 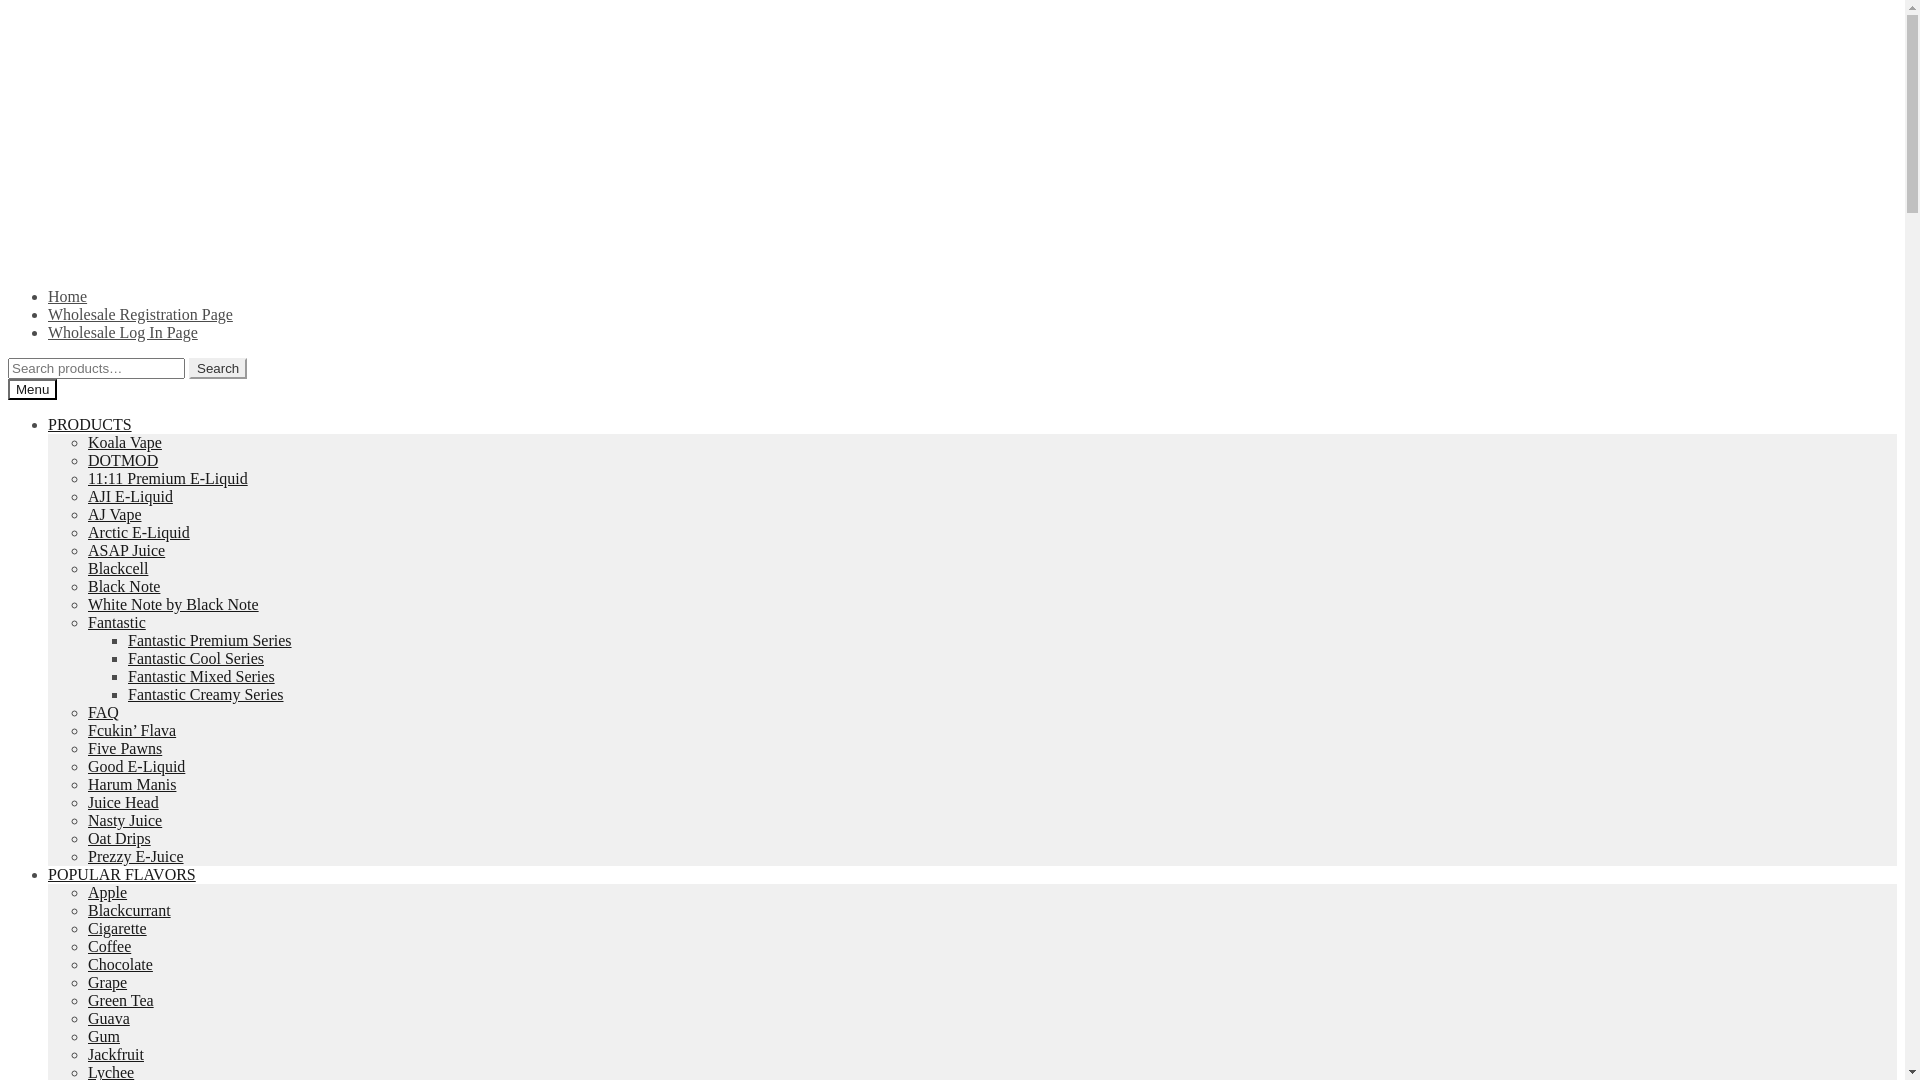 What do you see at coordinates (86, 981) in the screenshot?
I see `'Grape'` at bounding box center [86, 981].